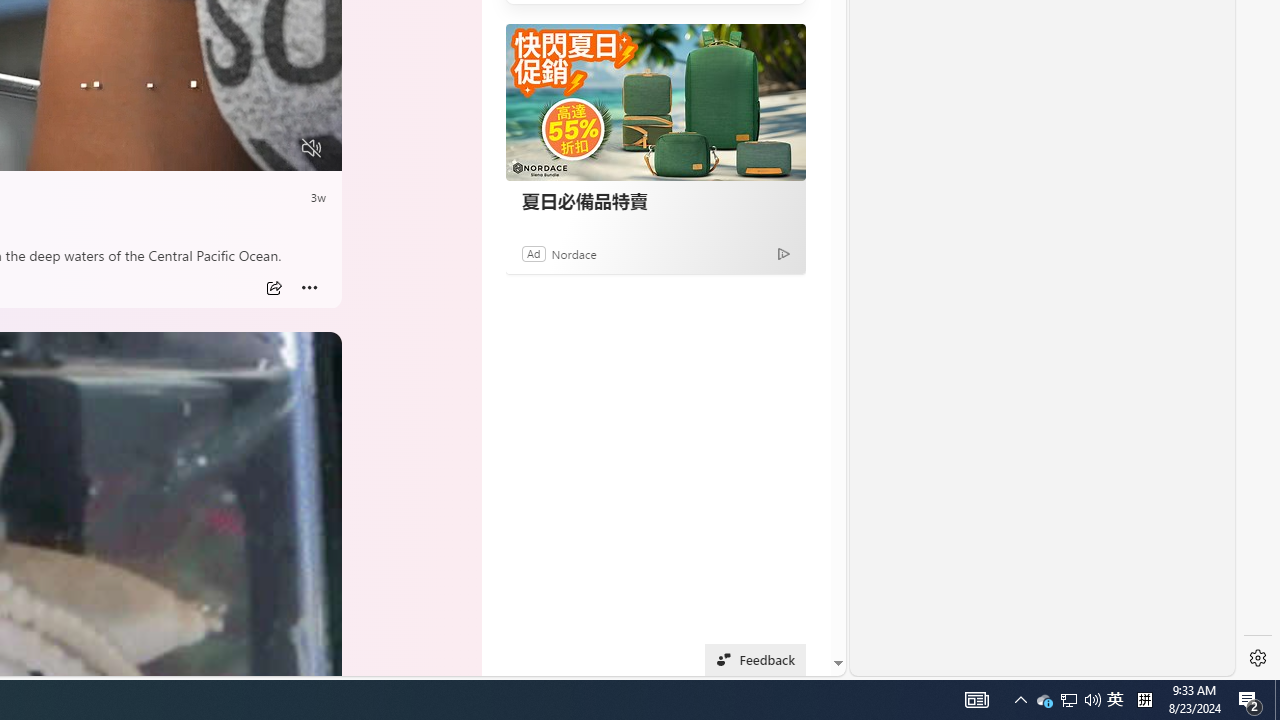 The width and height of the screenshot is (1280, 720). Describe the element at coordinates (273, 288) in the screenshot. I see `'Share'` at that location.